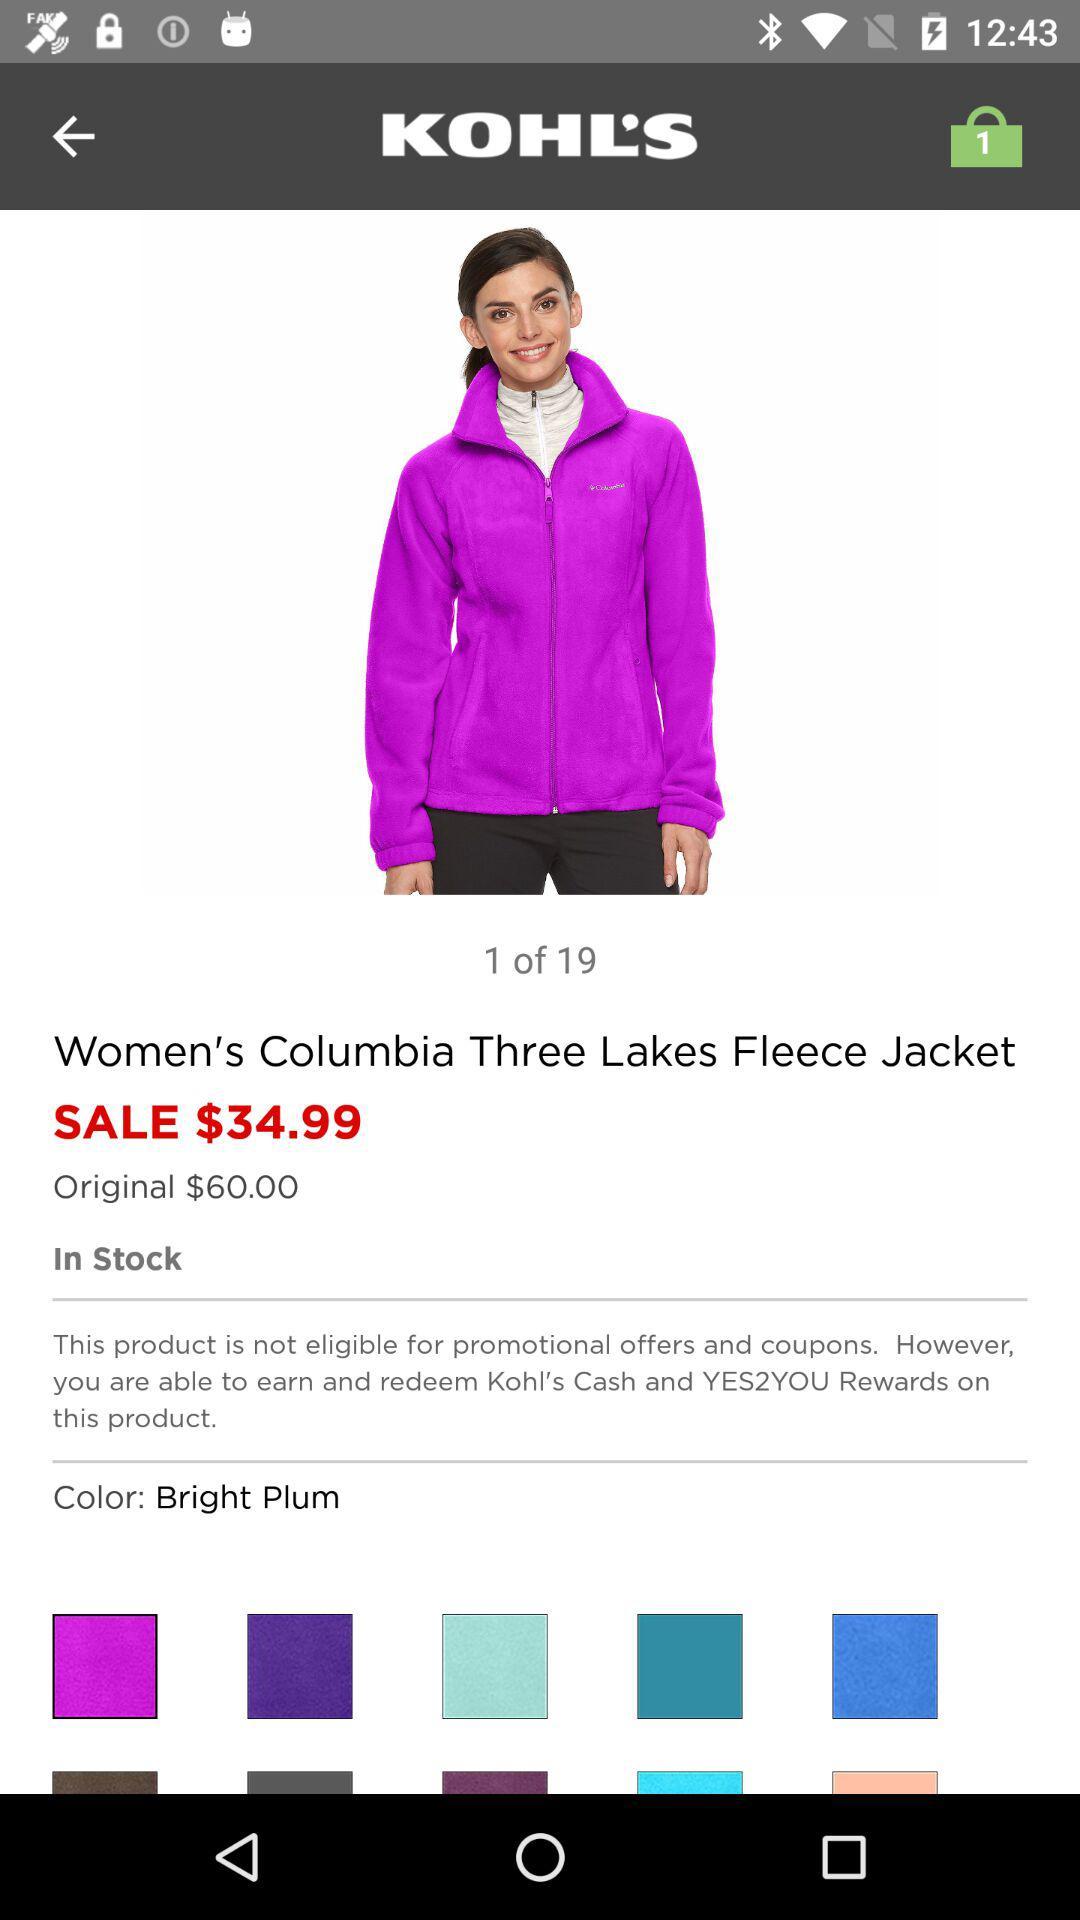 Image resolution: width=1080 pixels, height=1920 pixels. Describe the element at coordinates (494, 1782) in the screenshot. I see `selection for a different color jacket` at that location.